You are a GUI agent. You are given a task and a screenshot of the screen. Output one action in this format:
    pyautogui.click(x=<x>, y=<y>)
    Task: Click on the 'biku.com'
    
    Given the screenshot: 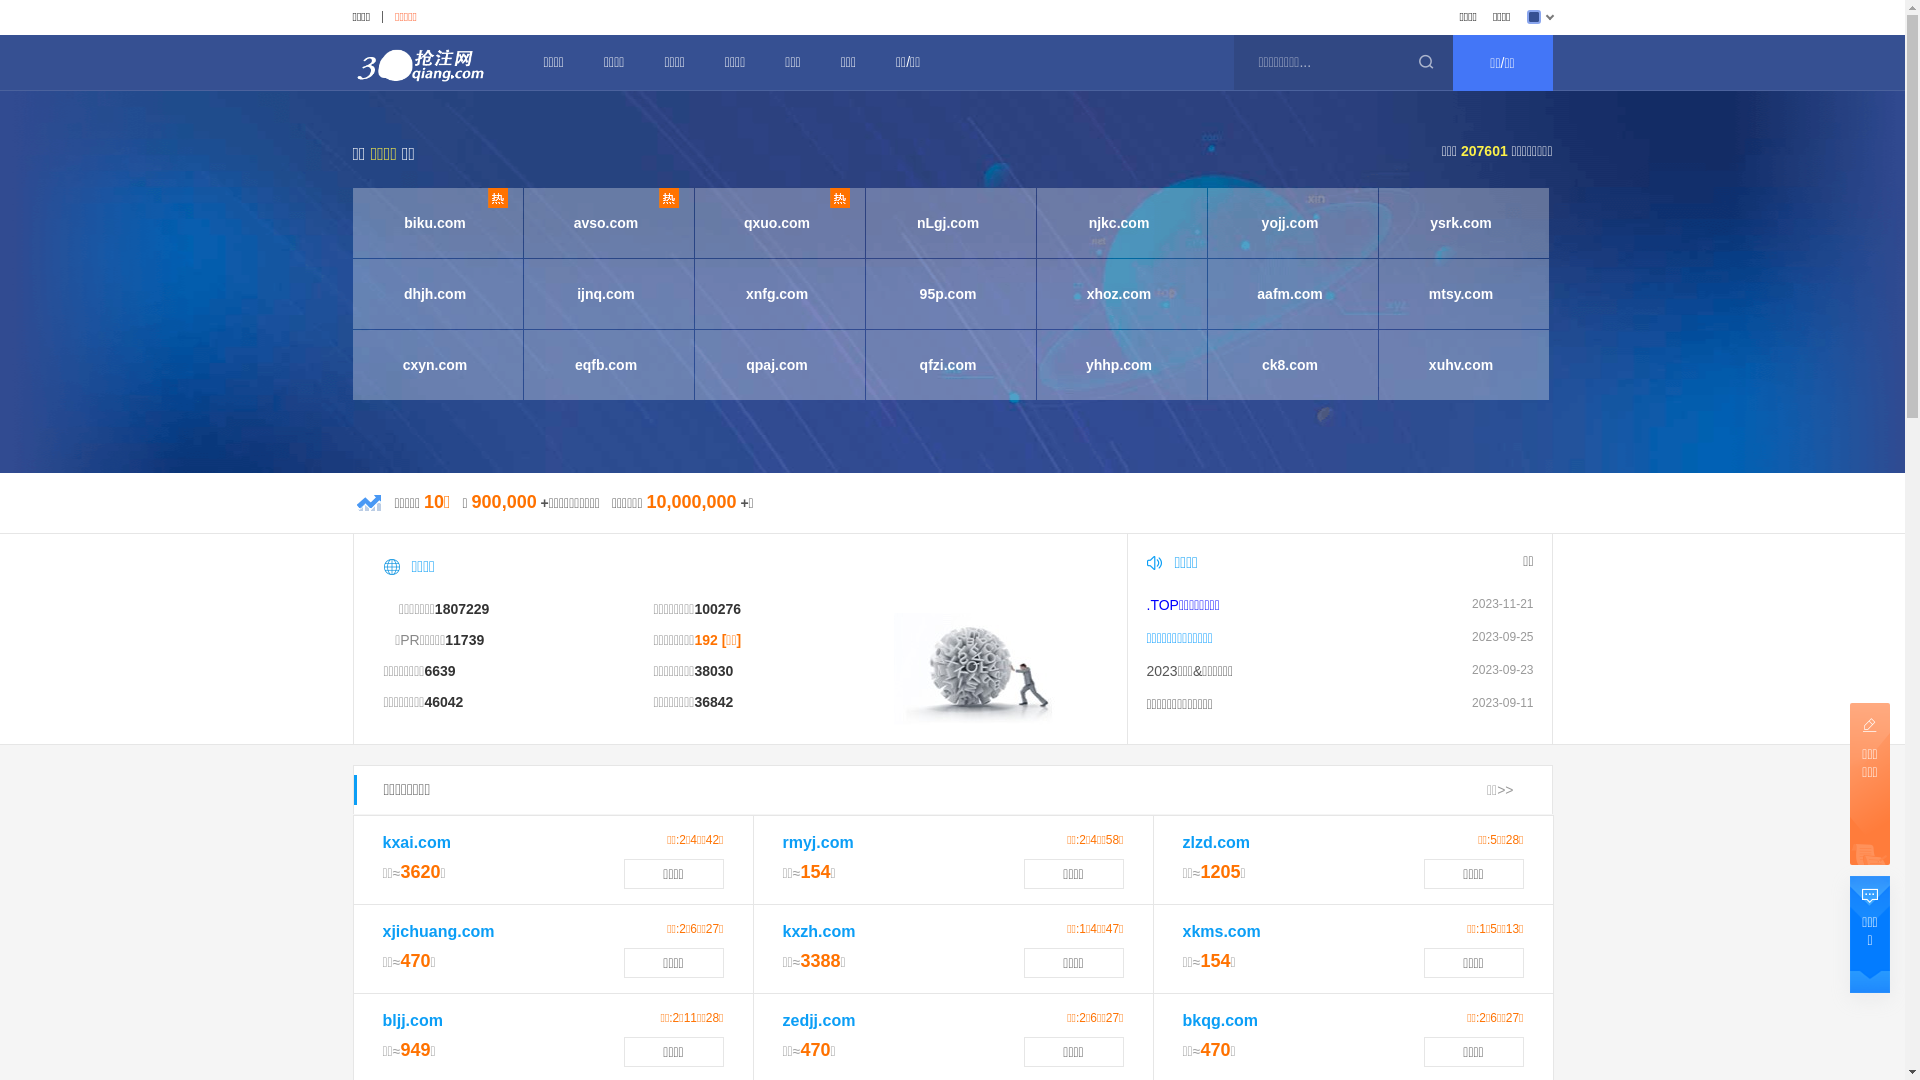 What is the action you would take?
    pyautogui.click(x=433, y=223)
    